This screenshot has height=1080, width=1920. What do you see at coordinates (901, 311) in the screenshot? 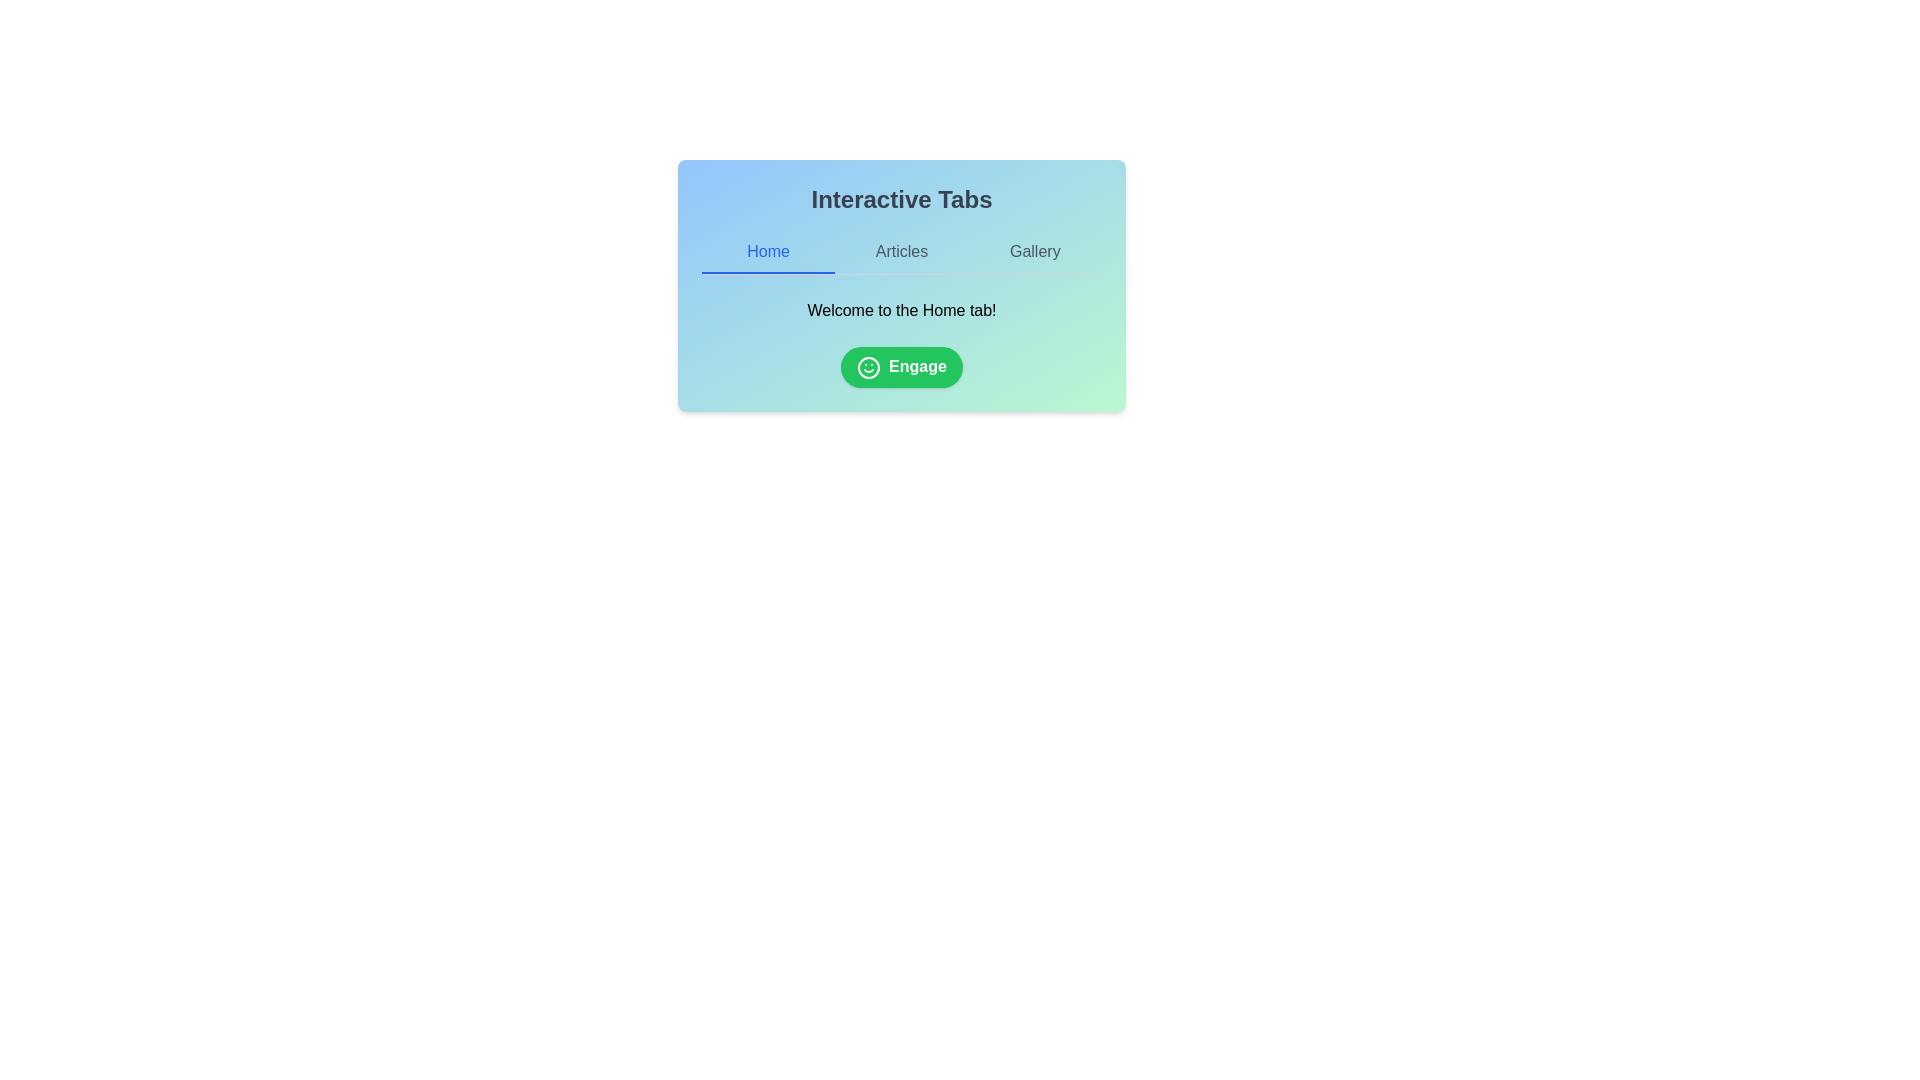
I see `the static text label displaying 'Welcome to the Home tab!', which is centrally aligned below the navigation tabs` at bounding box center [901, 311].